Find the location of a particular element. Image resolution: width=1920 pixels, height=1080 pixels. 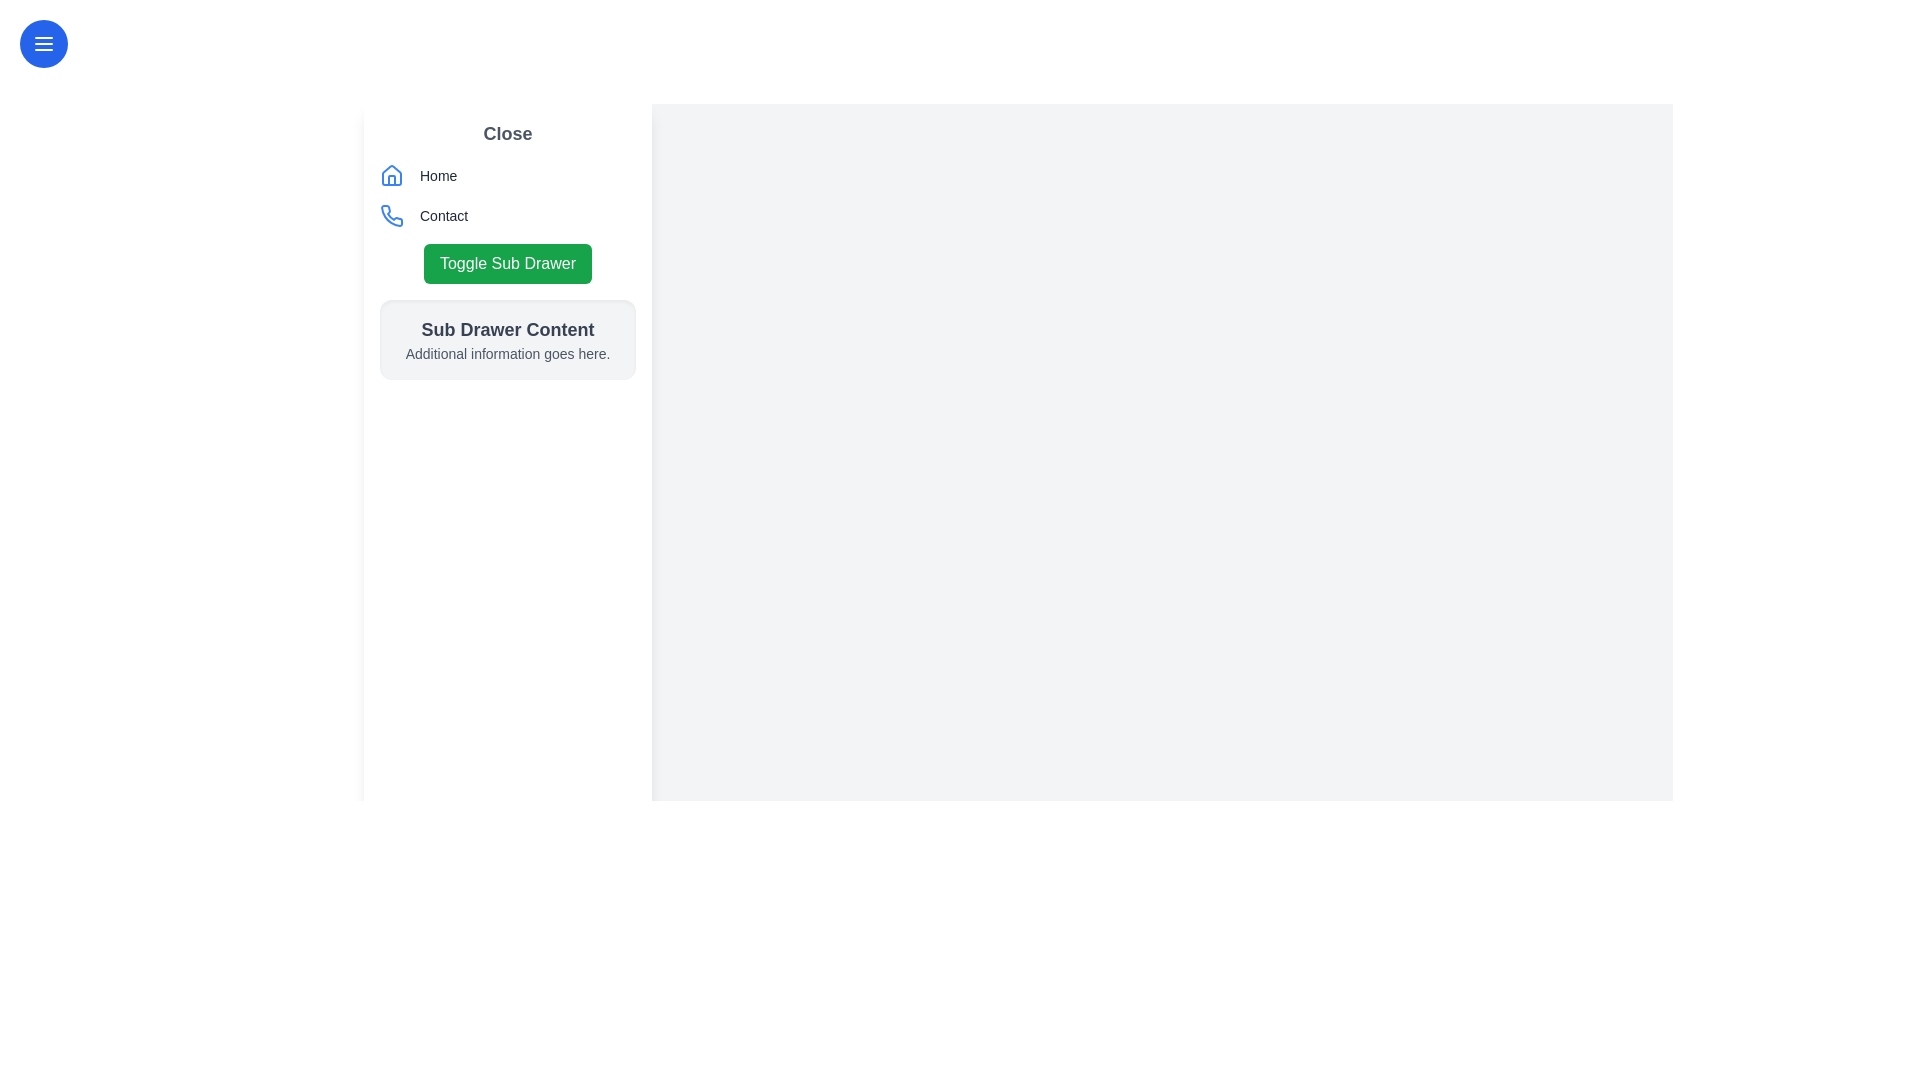

the contact icon located to the left of the 'Contact' text in the navigation list is located at coordinates (392, 216).